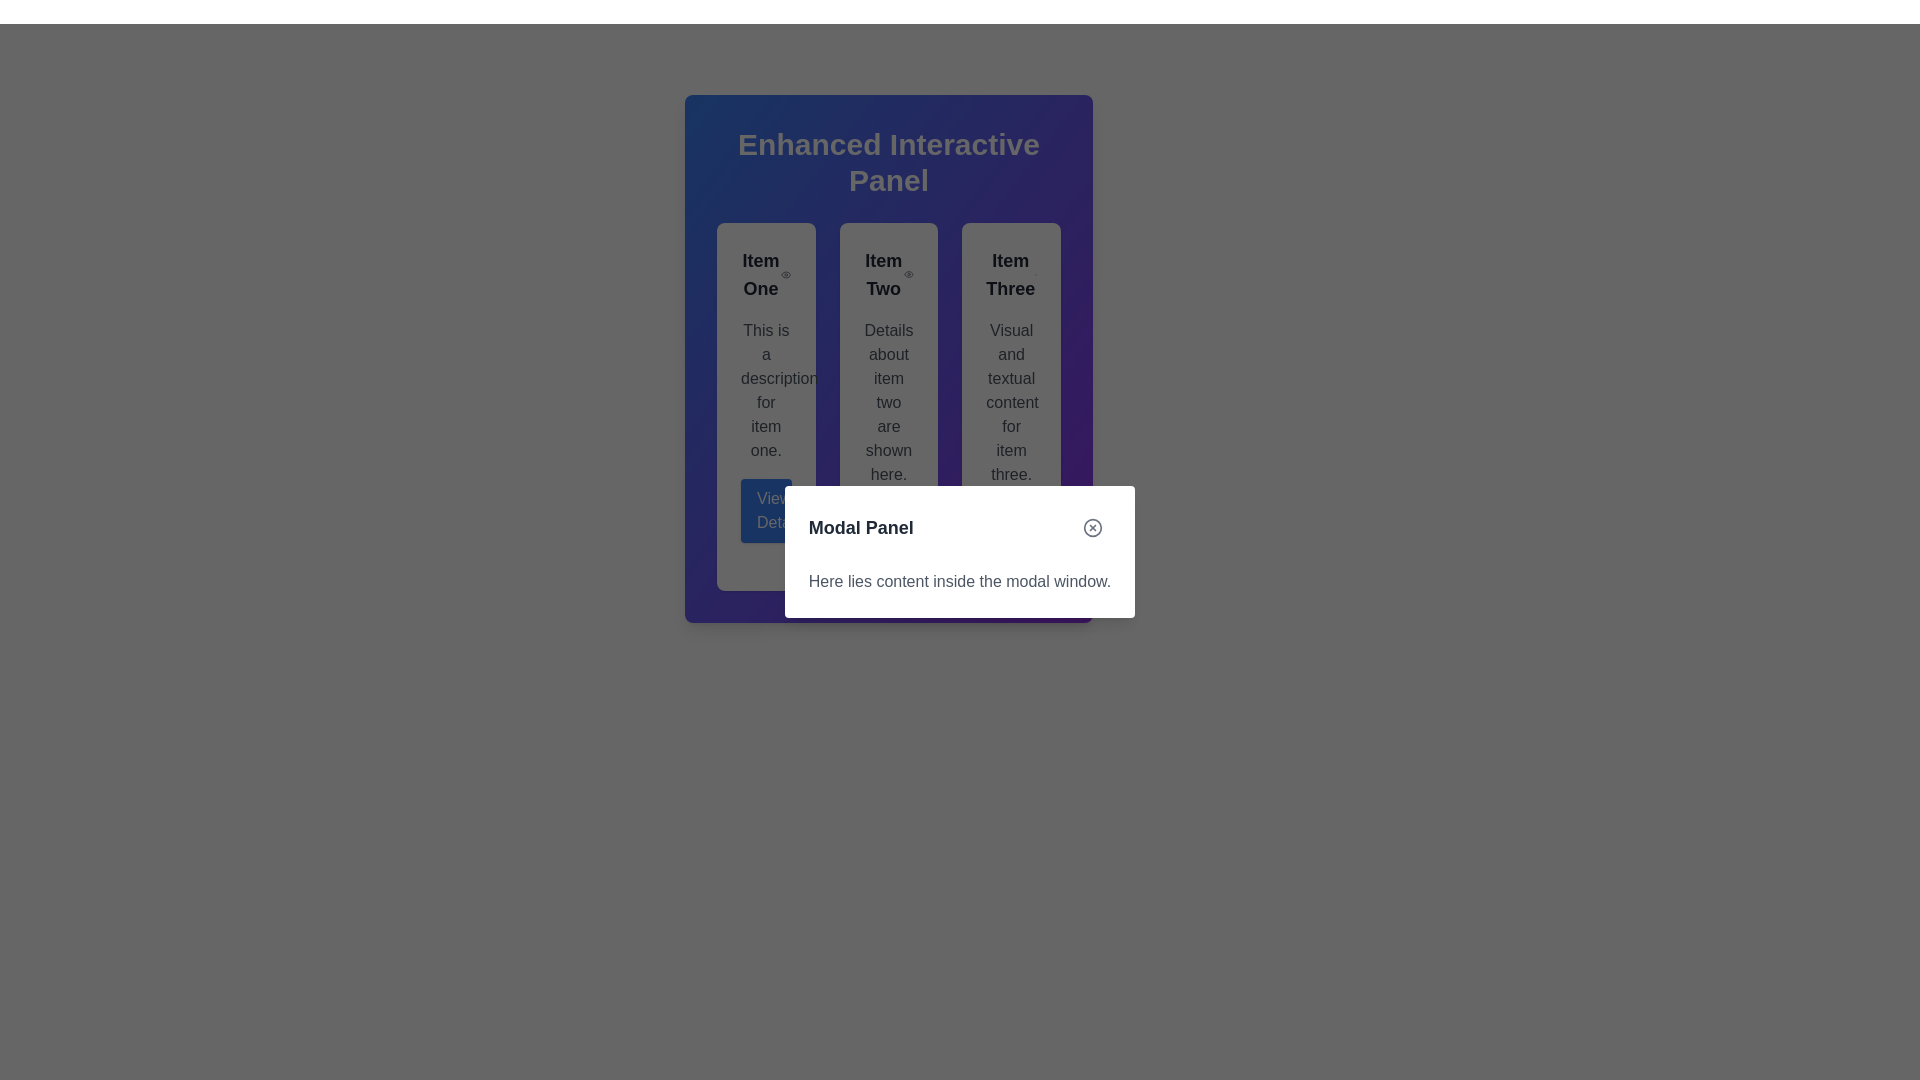 Image resolution: width=1920 pixels, height=1080 pixels. Describe the element at coordinates (765, 390) in the screenshot. I see `the static text block that provides additional information about 'Item One', located beneath its title and above the 'View Details' button` at that location.